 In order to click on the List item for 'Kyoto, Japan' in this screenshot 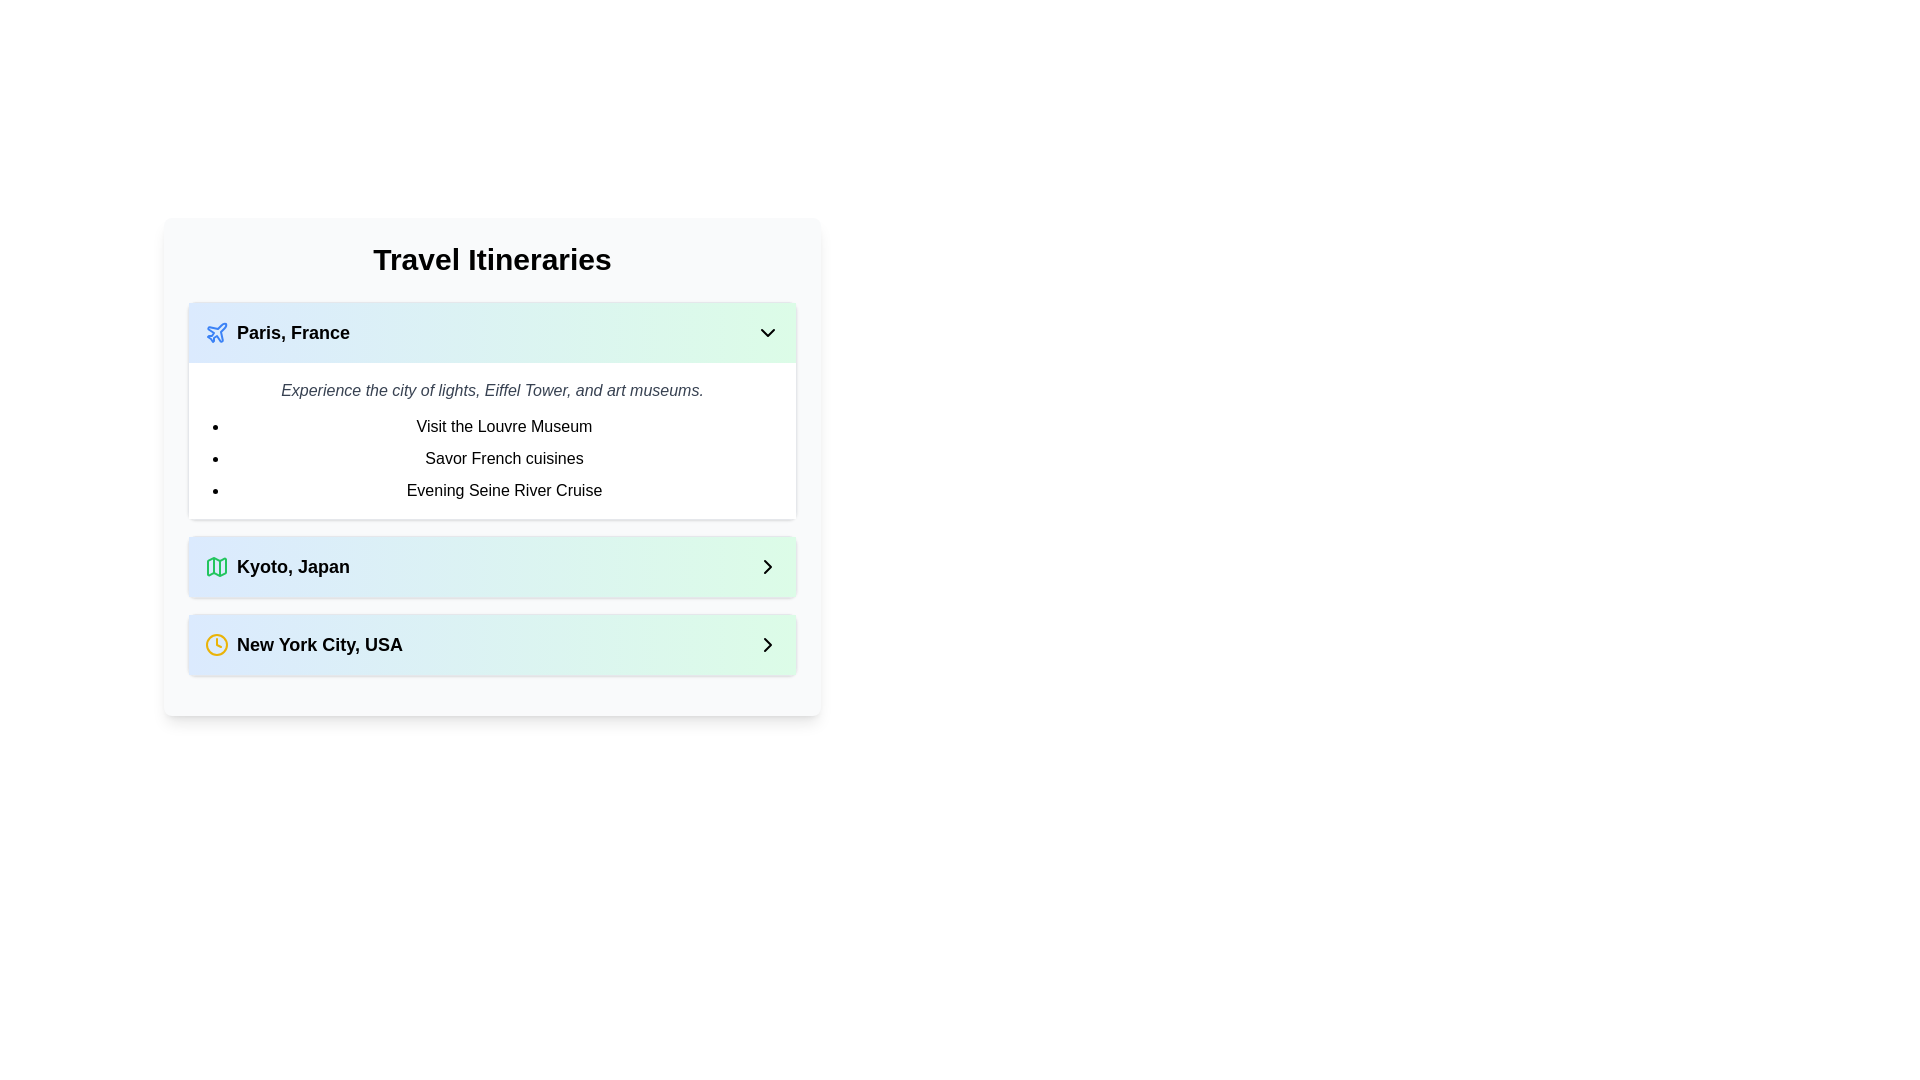, I will do `click(492, 567)`.